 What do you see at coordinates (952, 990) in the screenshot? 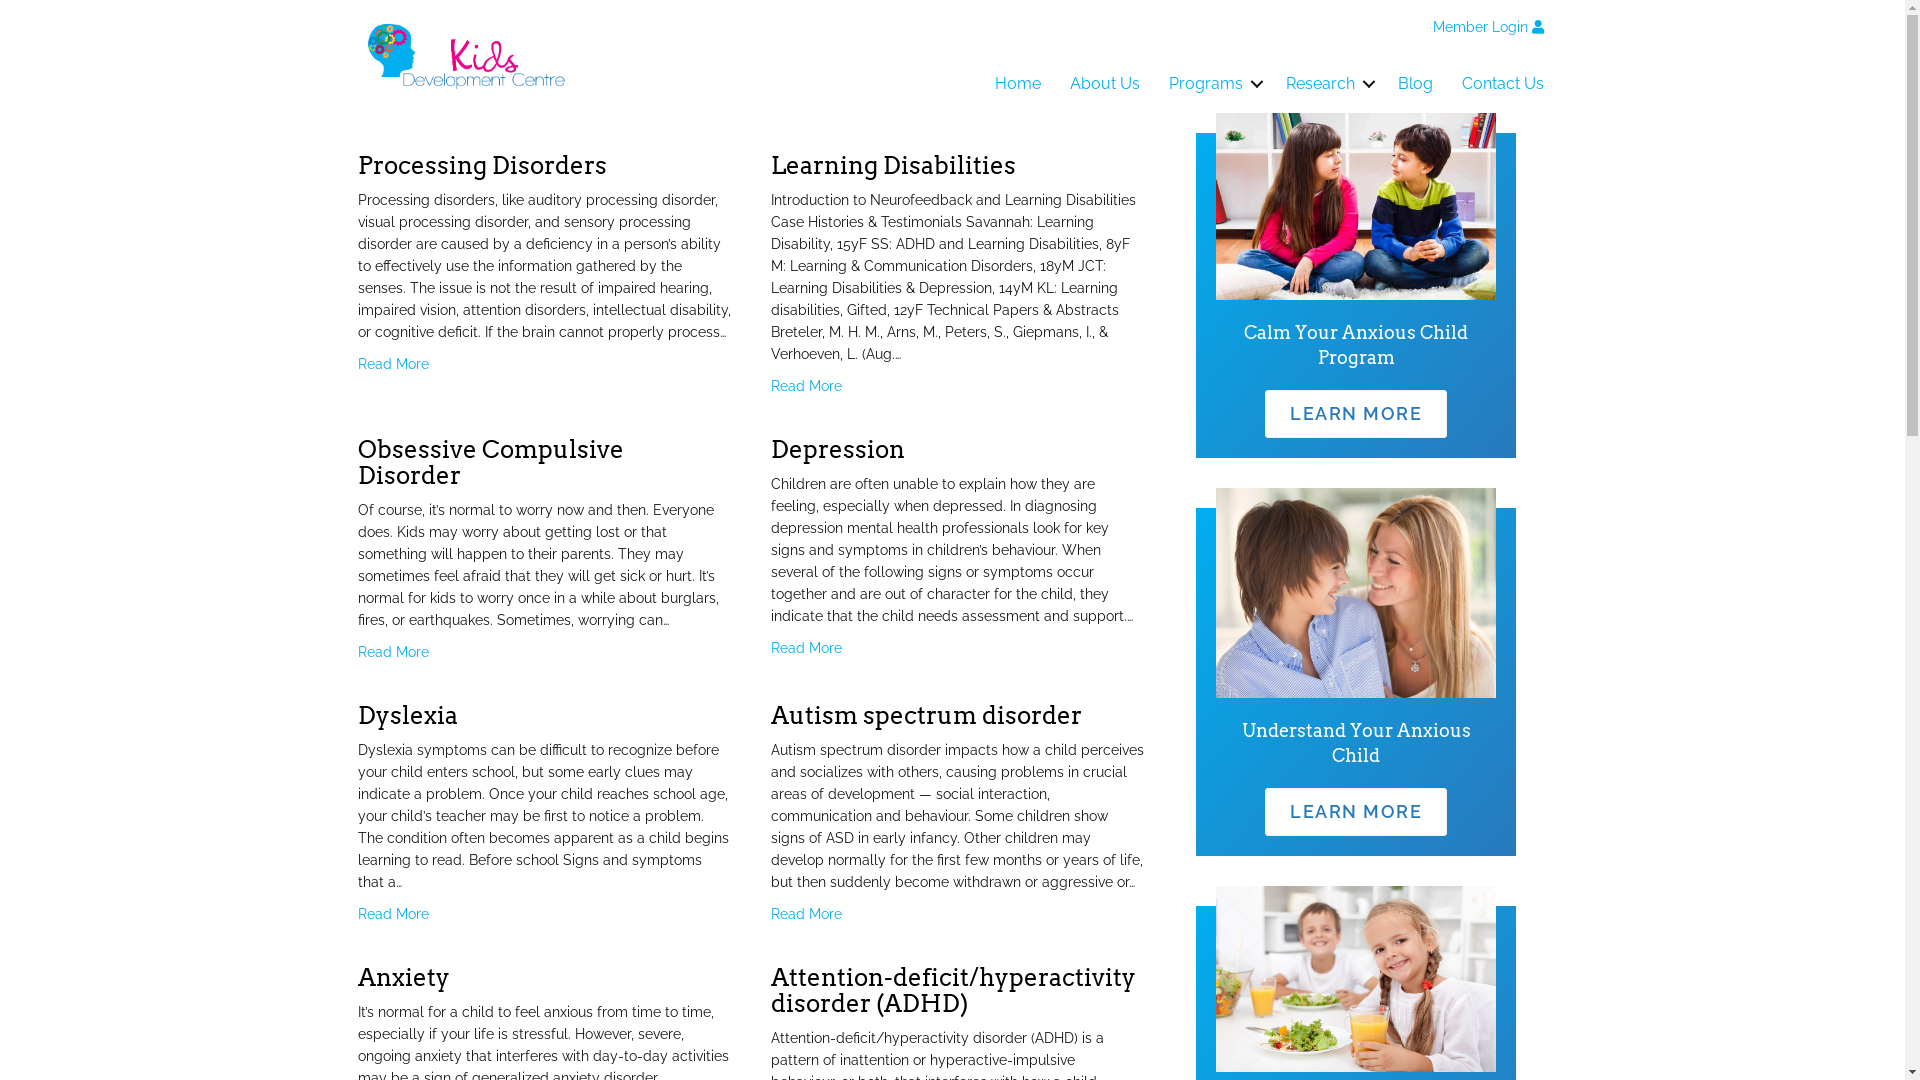
I see `'Attention-deficit/hyperactivity disorder (ADHD)'` at bounding box center [952, 990].